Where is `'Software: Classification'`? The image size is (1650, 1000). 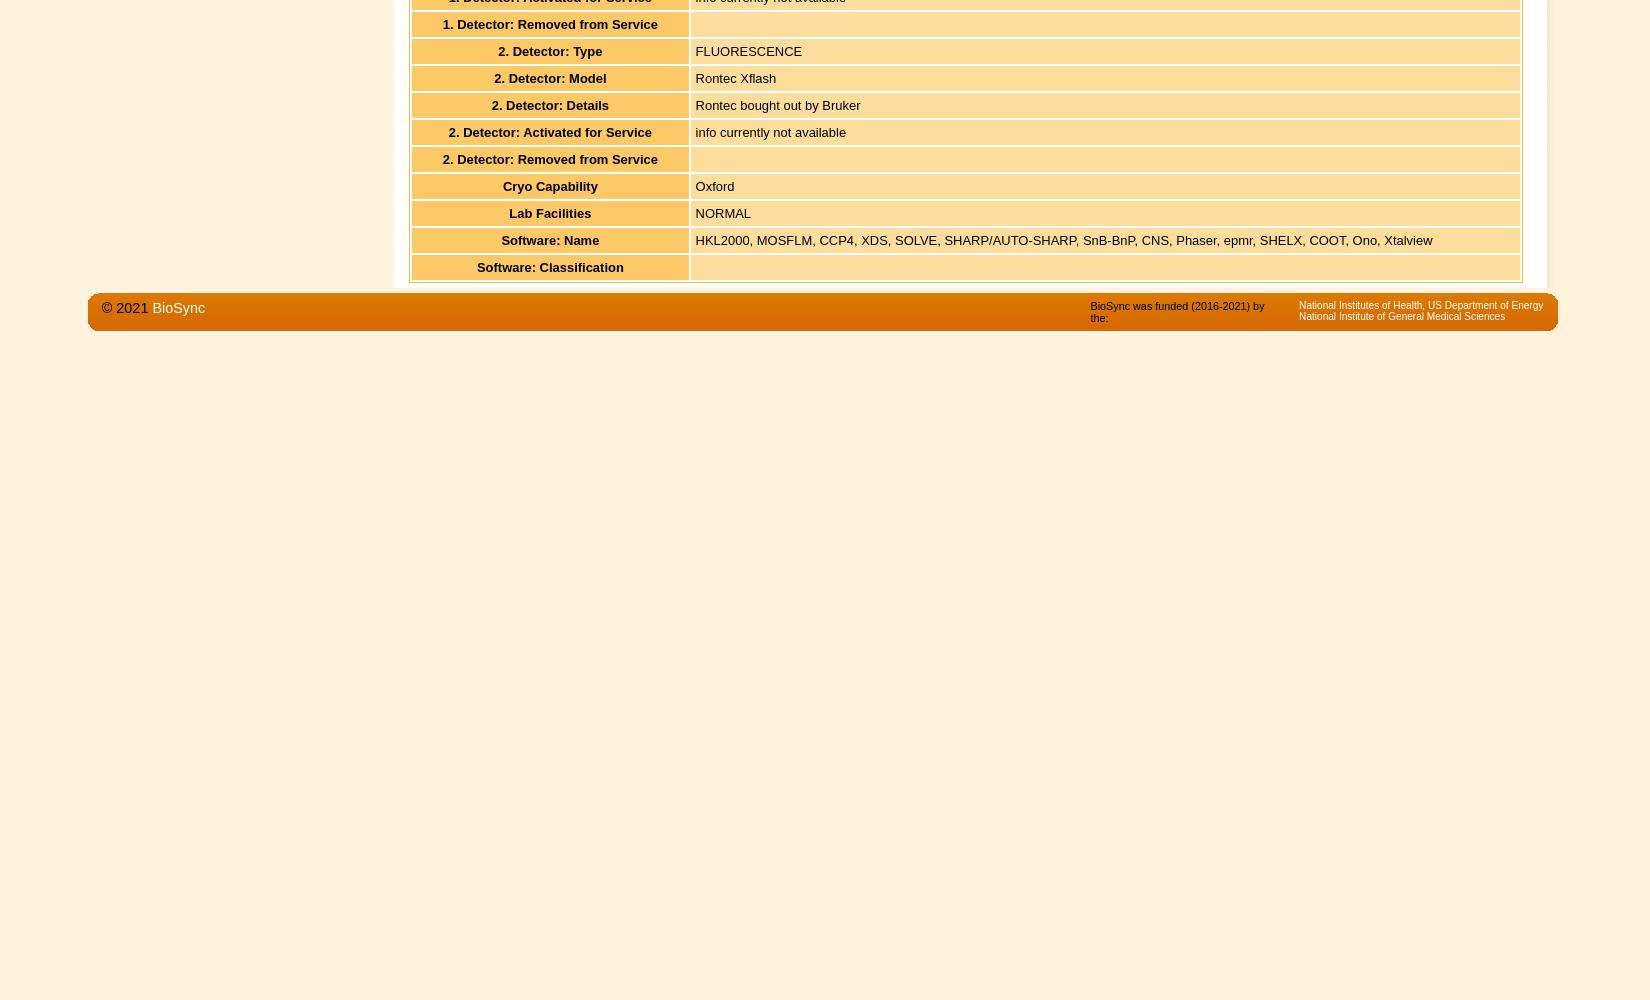
'Software: Classification' is located at coordinates (475, 266).